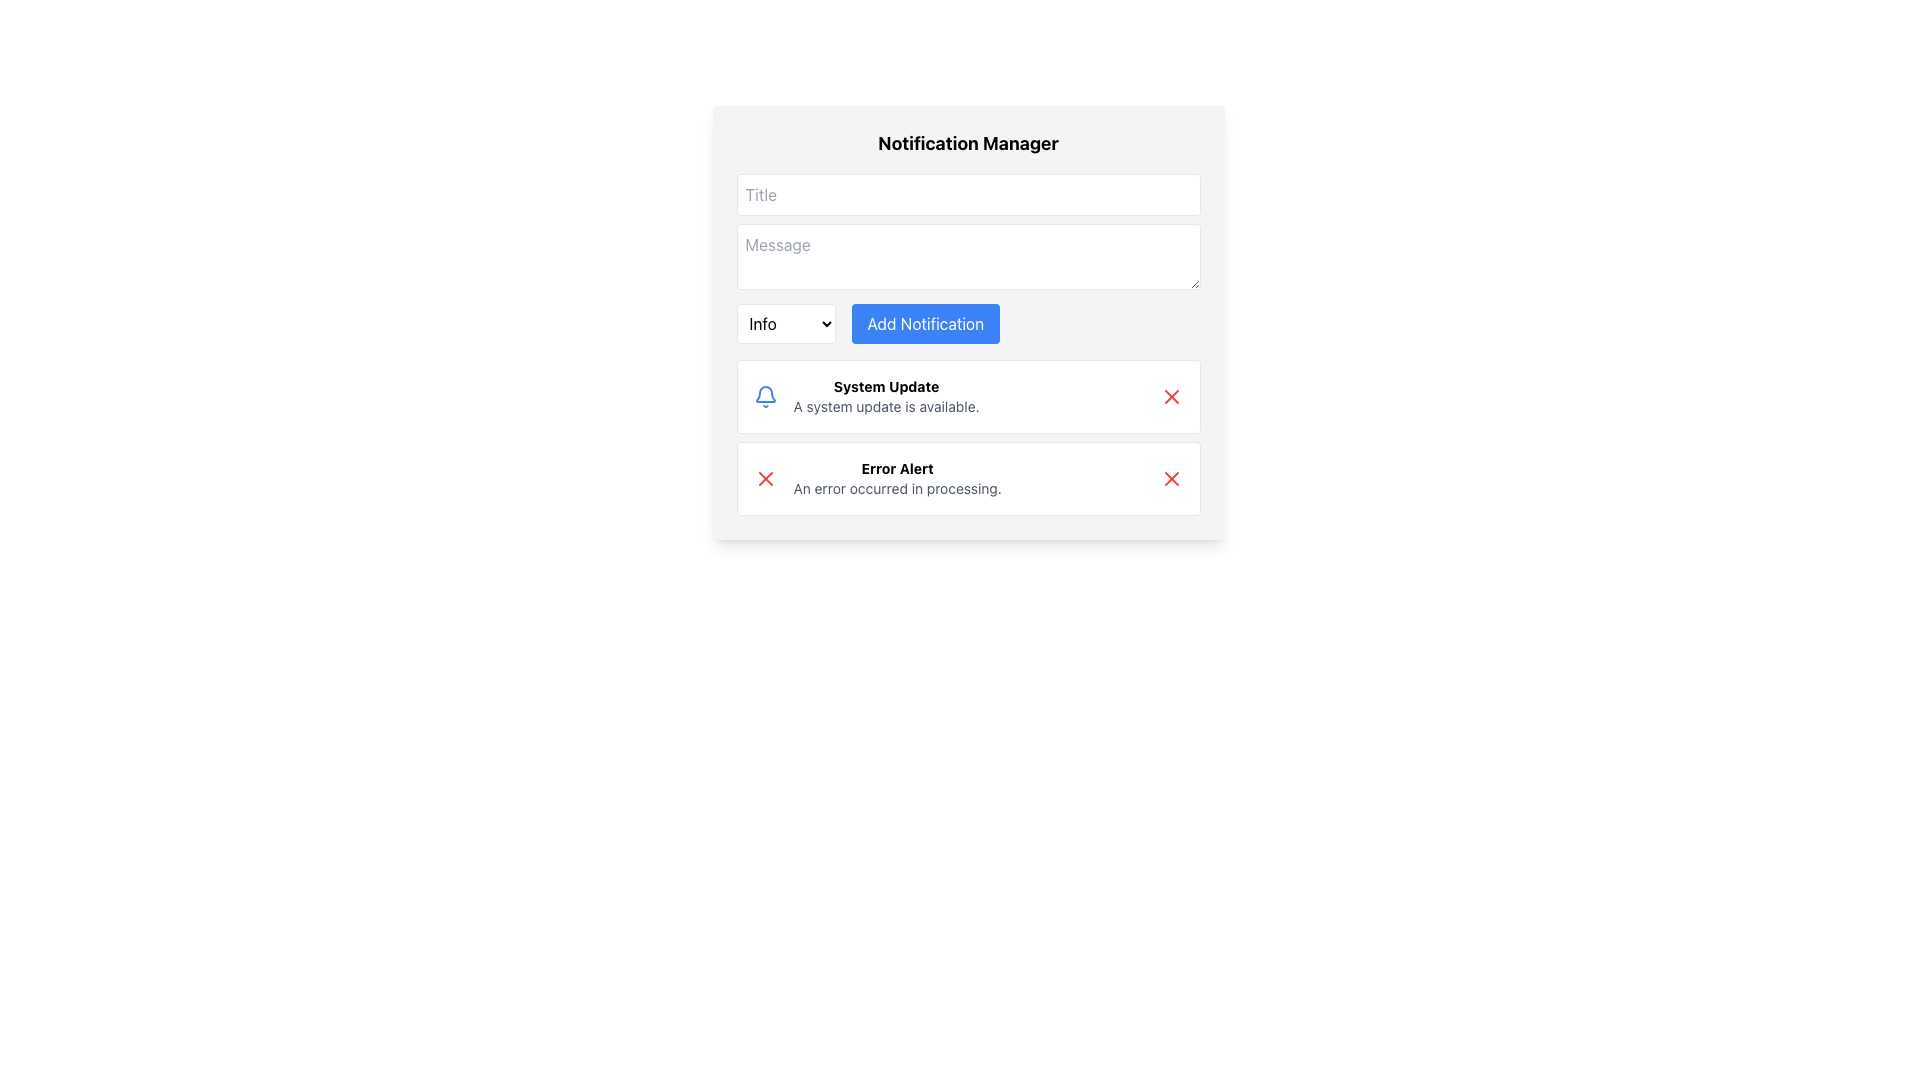  Describe the element at coordinates (968, 478) in the screenshot. I see `the 'Error Alert' notification box` at that location.